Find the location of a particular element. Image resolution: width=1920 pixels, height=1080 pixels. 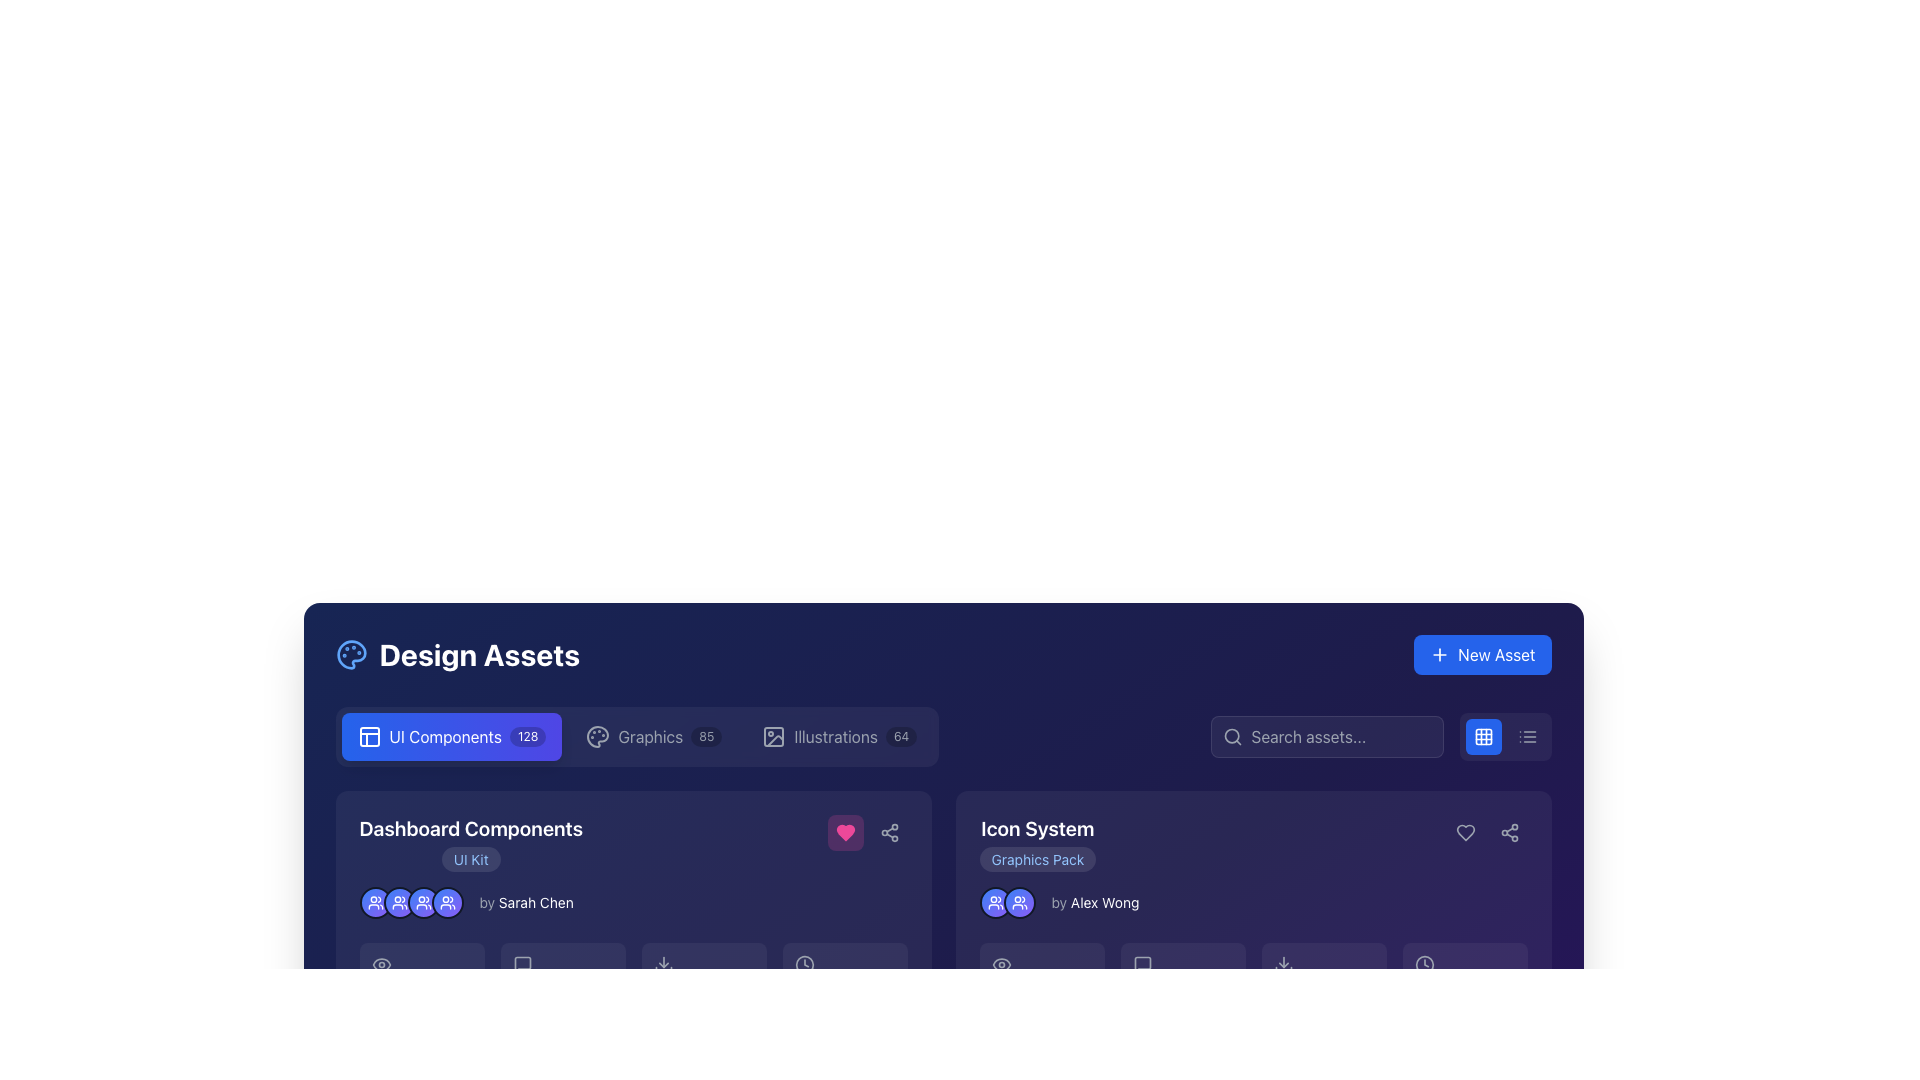

the user-related SVG icon located in the top-left section of the interface is located at coordinates (375, 902).